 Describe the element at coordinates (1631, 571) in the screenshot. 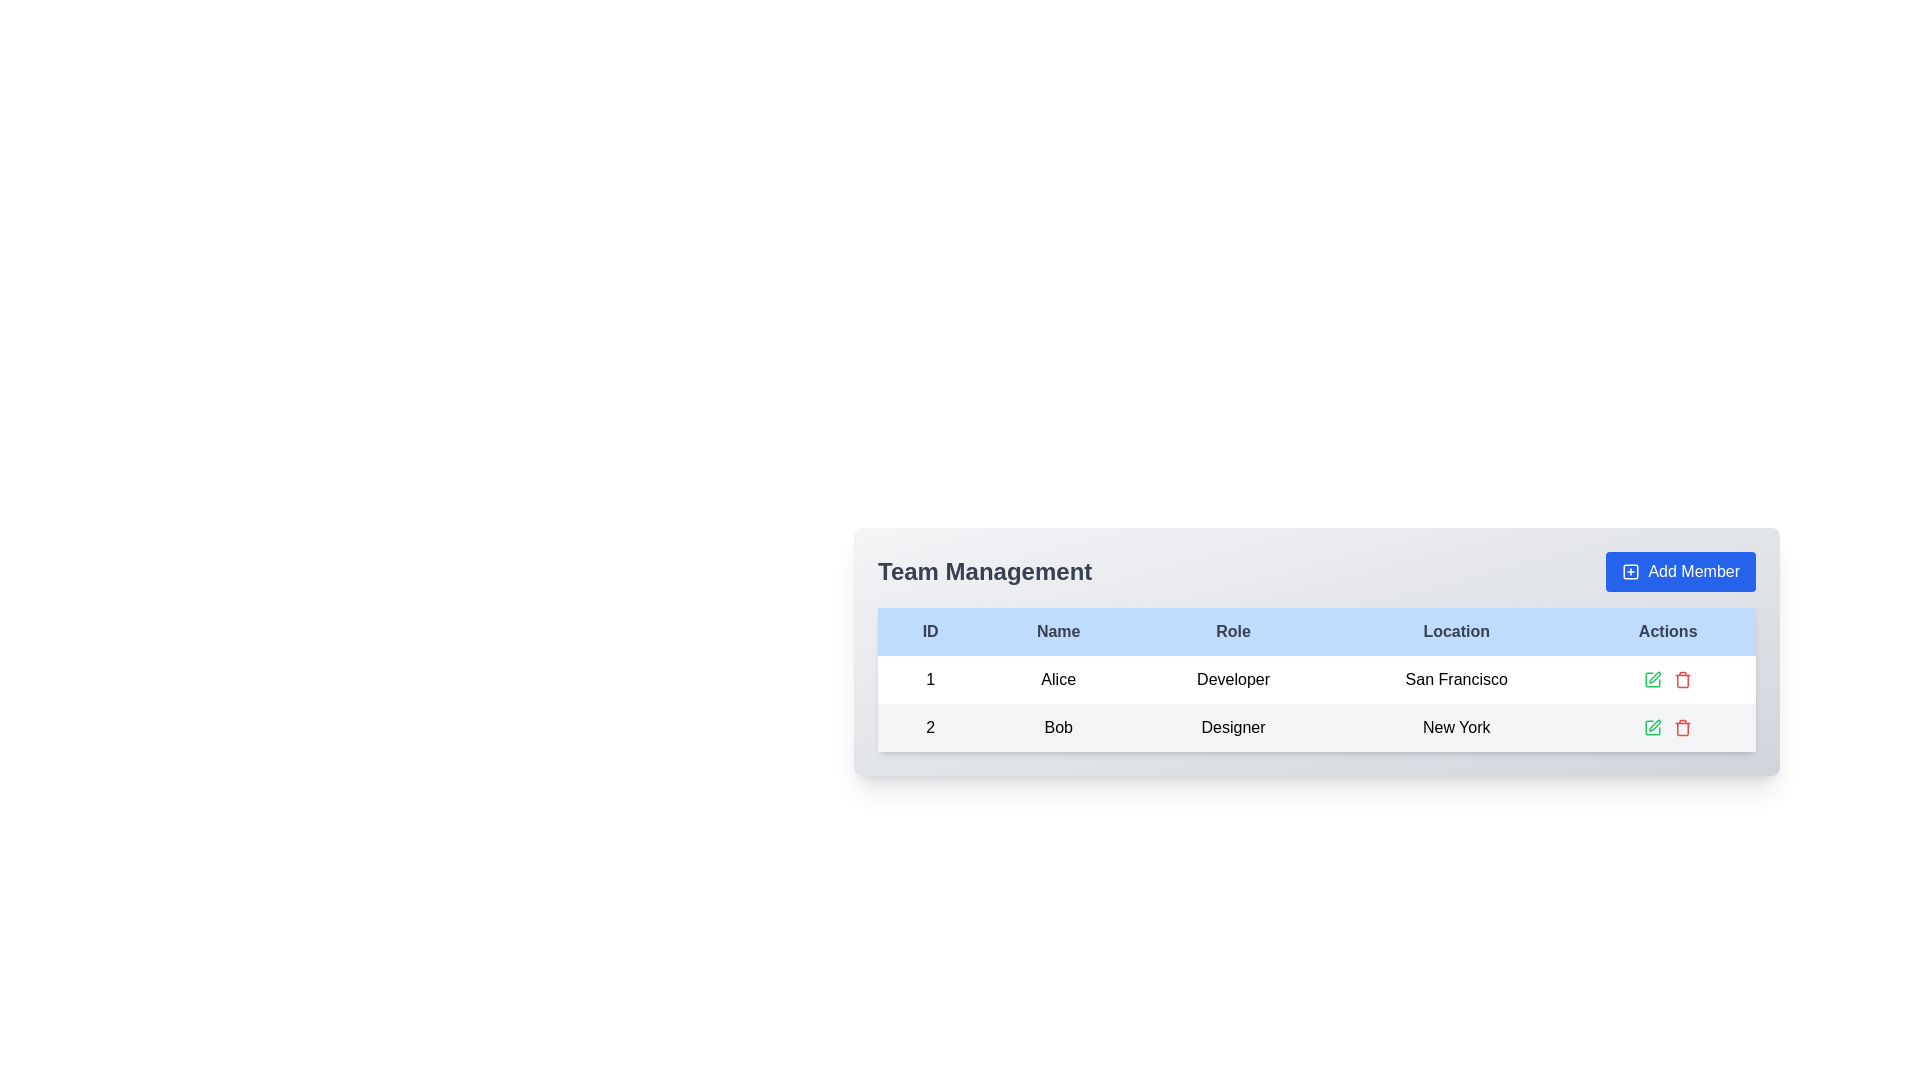

I see `the 'Add Member' button which is visually represented by an icon containing a rounded rectangle SVG decoration and a '+' symbol located at the top-right corner of the table interface` at that location.